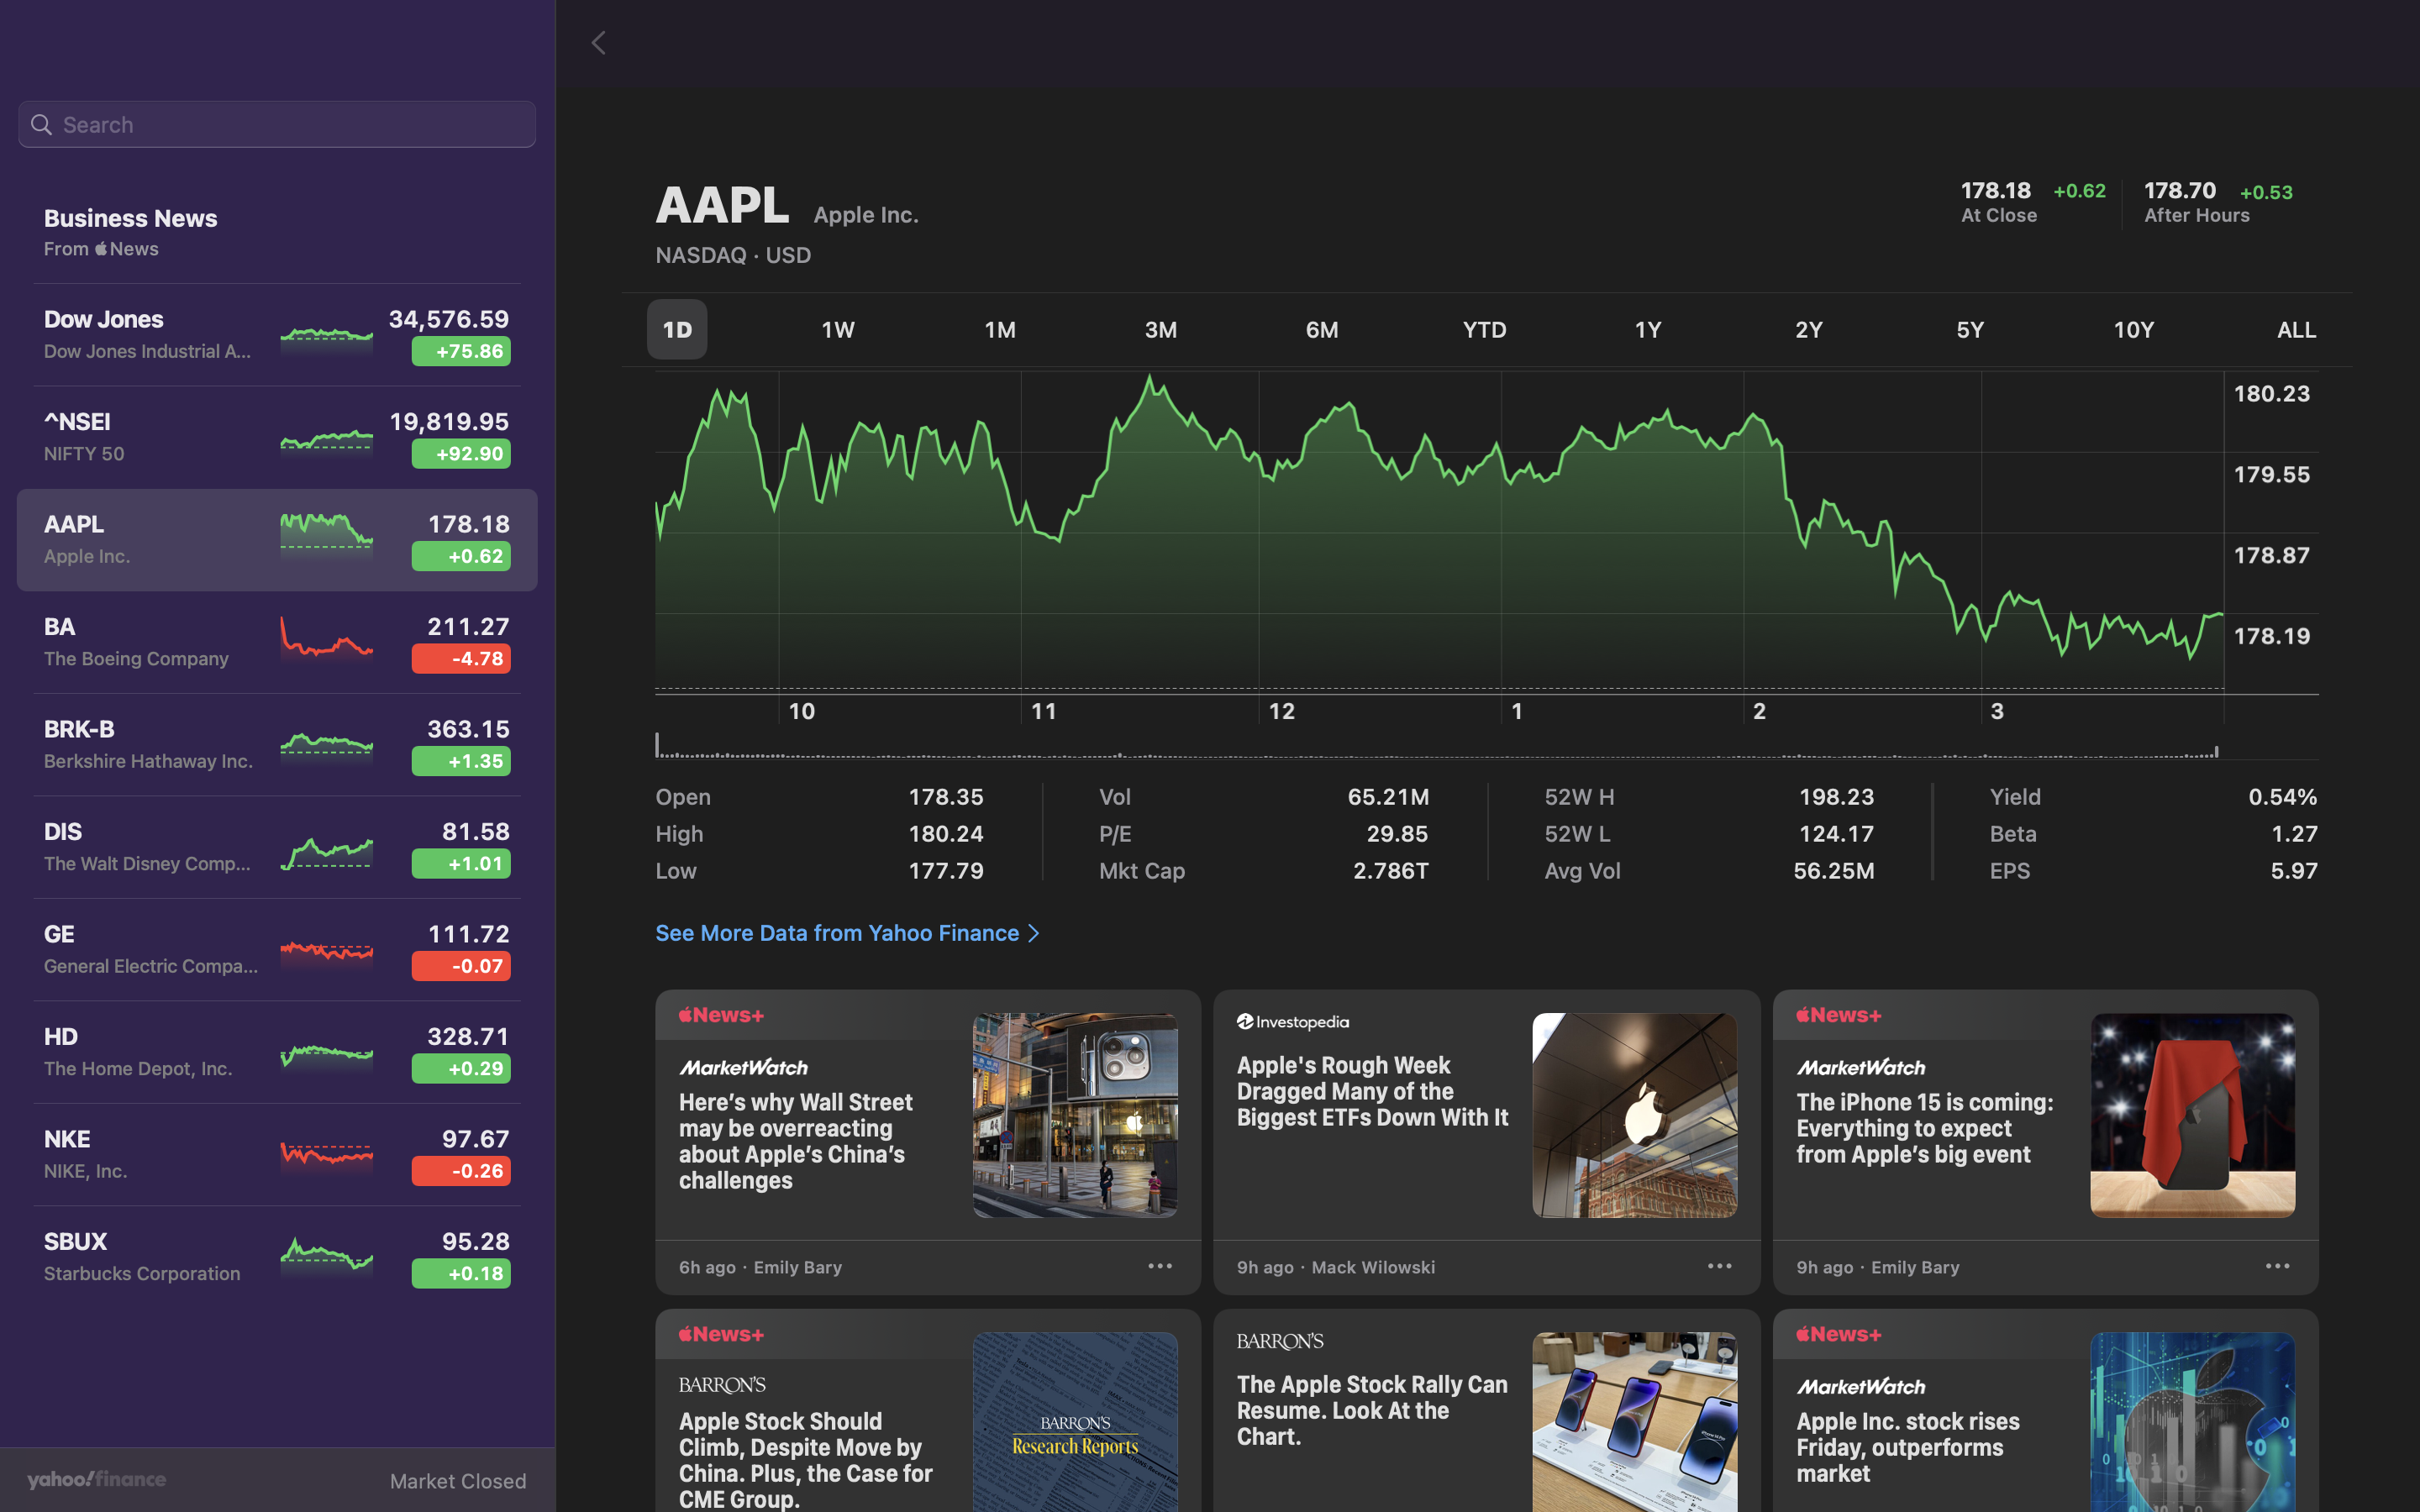 This screenshot has width=2420, height=1512. Describe the element at coordinates (1160, 331) in the screenshot. I see `Assess the stock shift over the previous three months` at that location.